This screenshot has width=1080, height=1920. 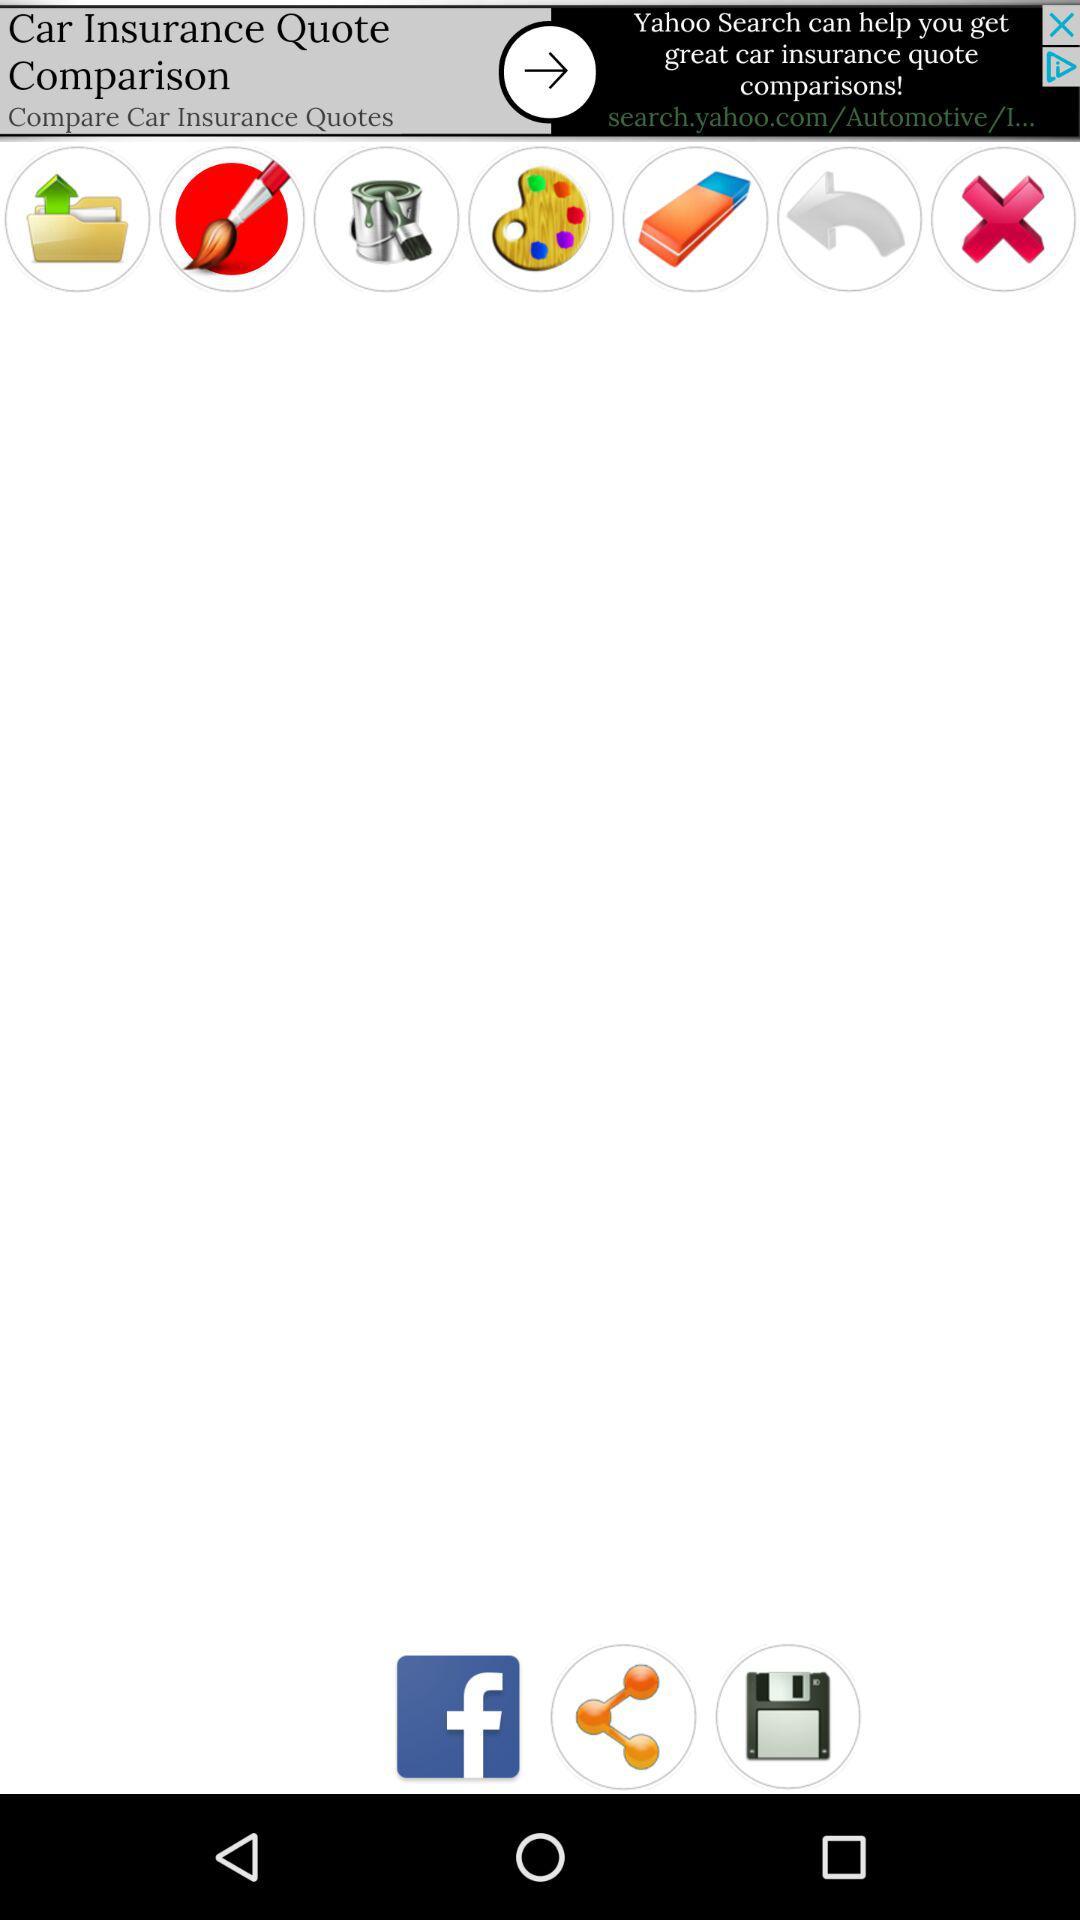 I want to click on erase button, so click(x=694, y=219).